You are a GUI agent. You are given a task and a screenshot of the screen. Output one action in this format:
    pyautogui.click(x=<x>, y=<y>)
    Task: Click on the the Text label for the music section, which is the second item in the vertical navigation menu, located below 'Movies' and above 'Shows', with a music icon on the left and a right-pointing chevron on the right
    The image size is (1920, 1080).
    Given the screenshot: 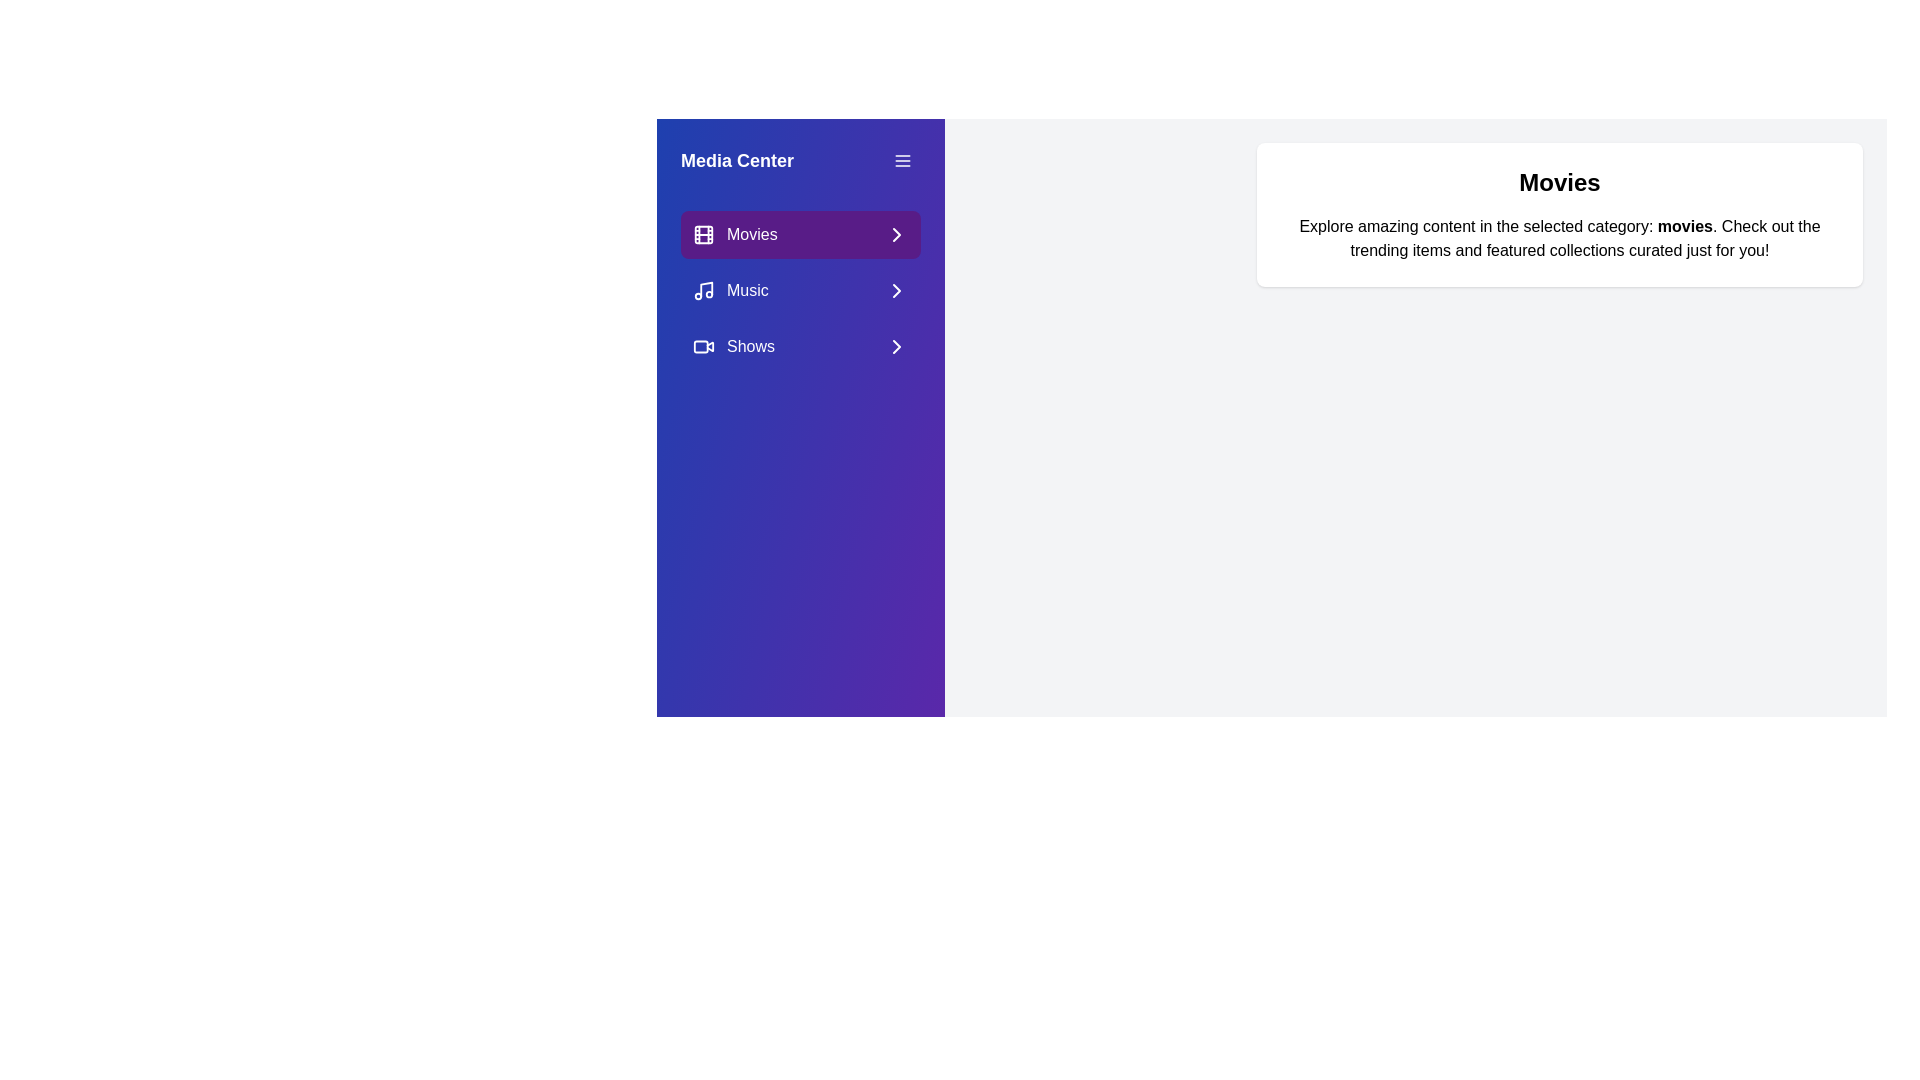 What is the action you would take?
    pyautogui.click(x=746, y=290)
    